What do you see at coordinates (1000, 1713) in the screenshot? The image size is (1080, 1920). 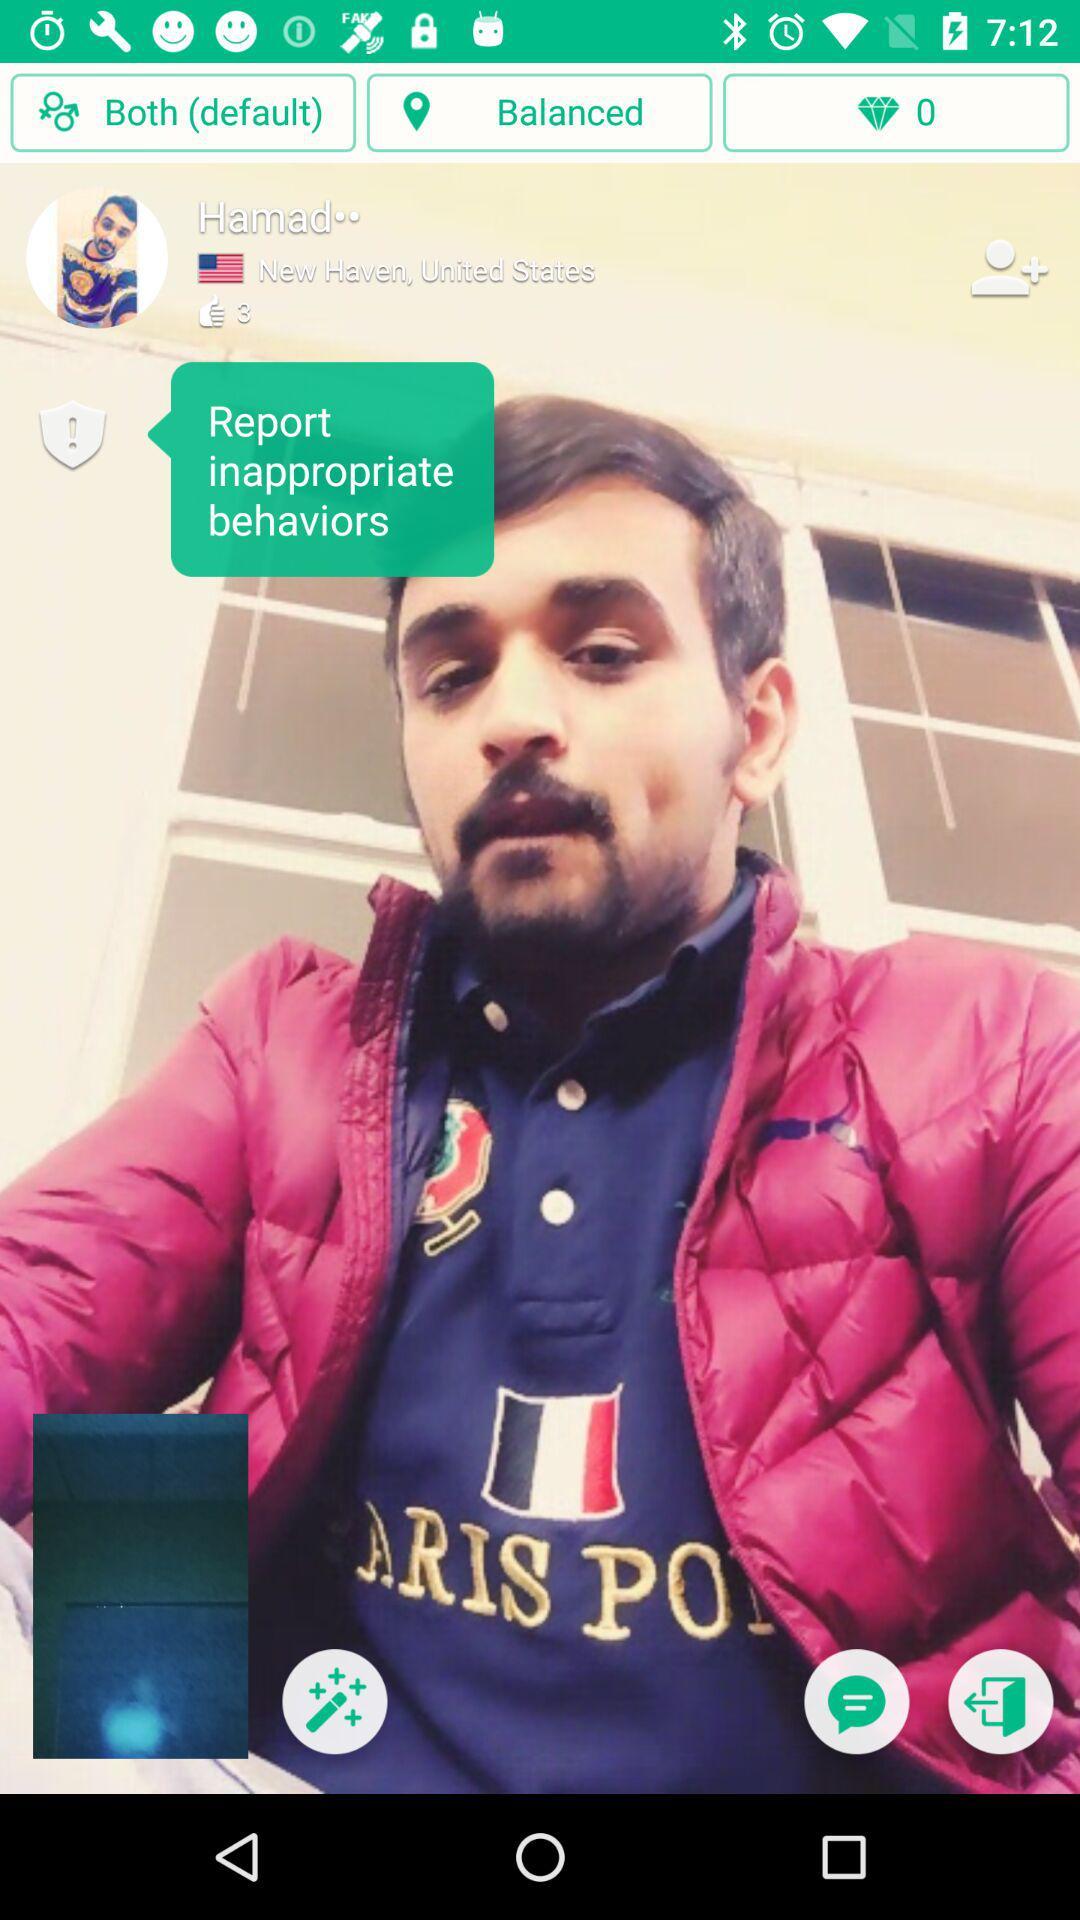 I see `go back` at bounding box center [1000, 1713].